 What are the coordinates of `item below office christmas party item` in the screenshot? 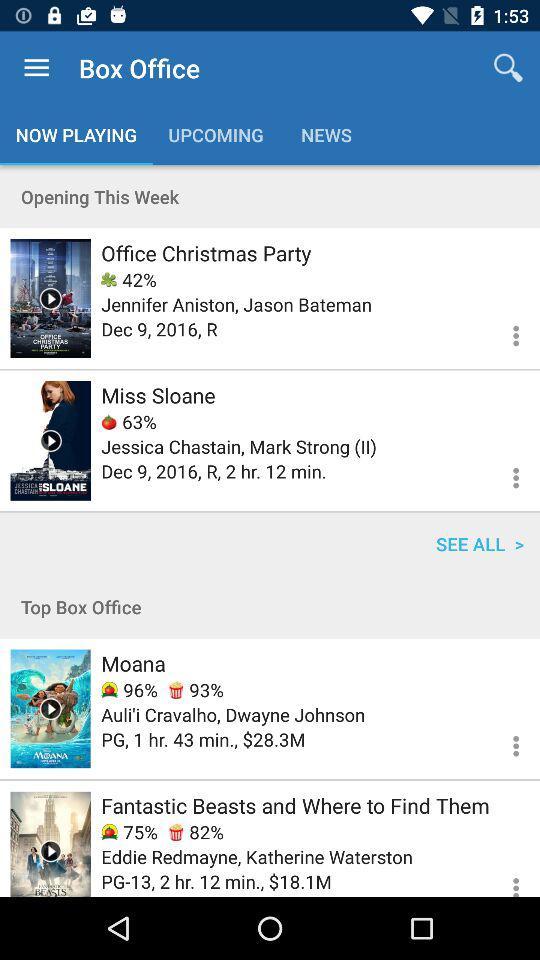 It's located at (129, 278).